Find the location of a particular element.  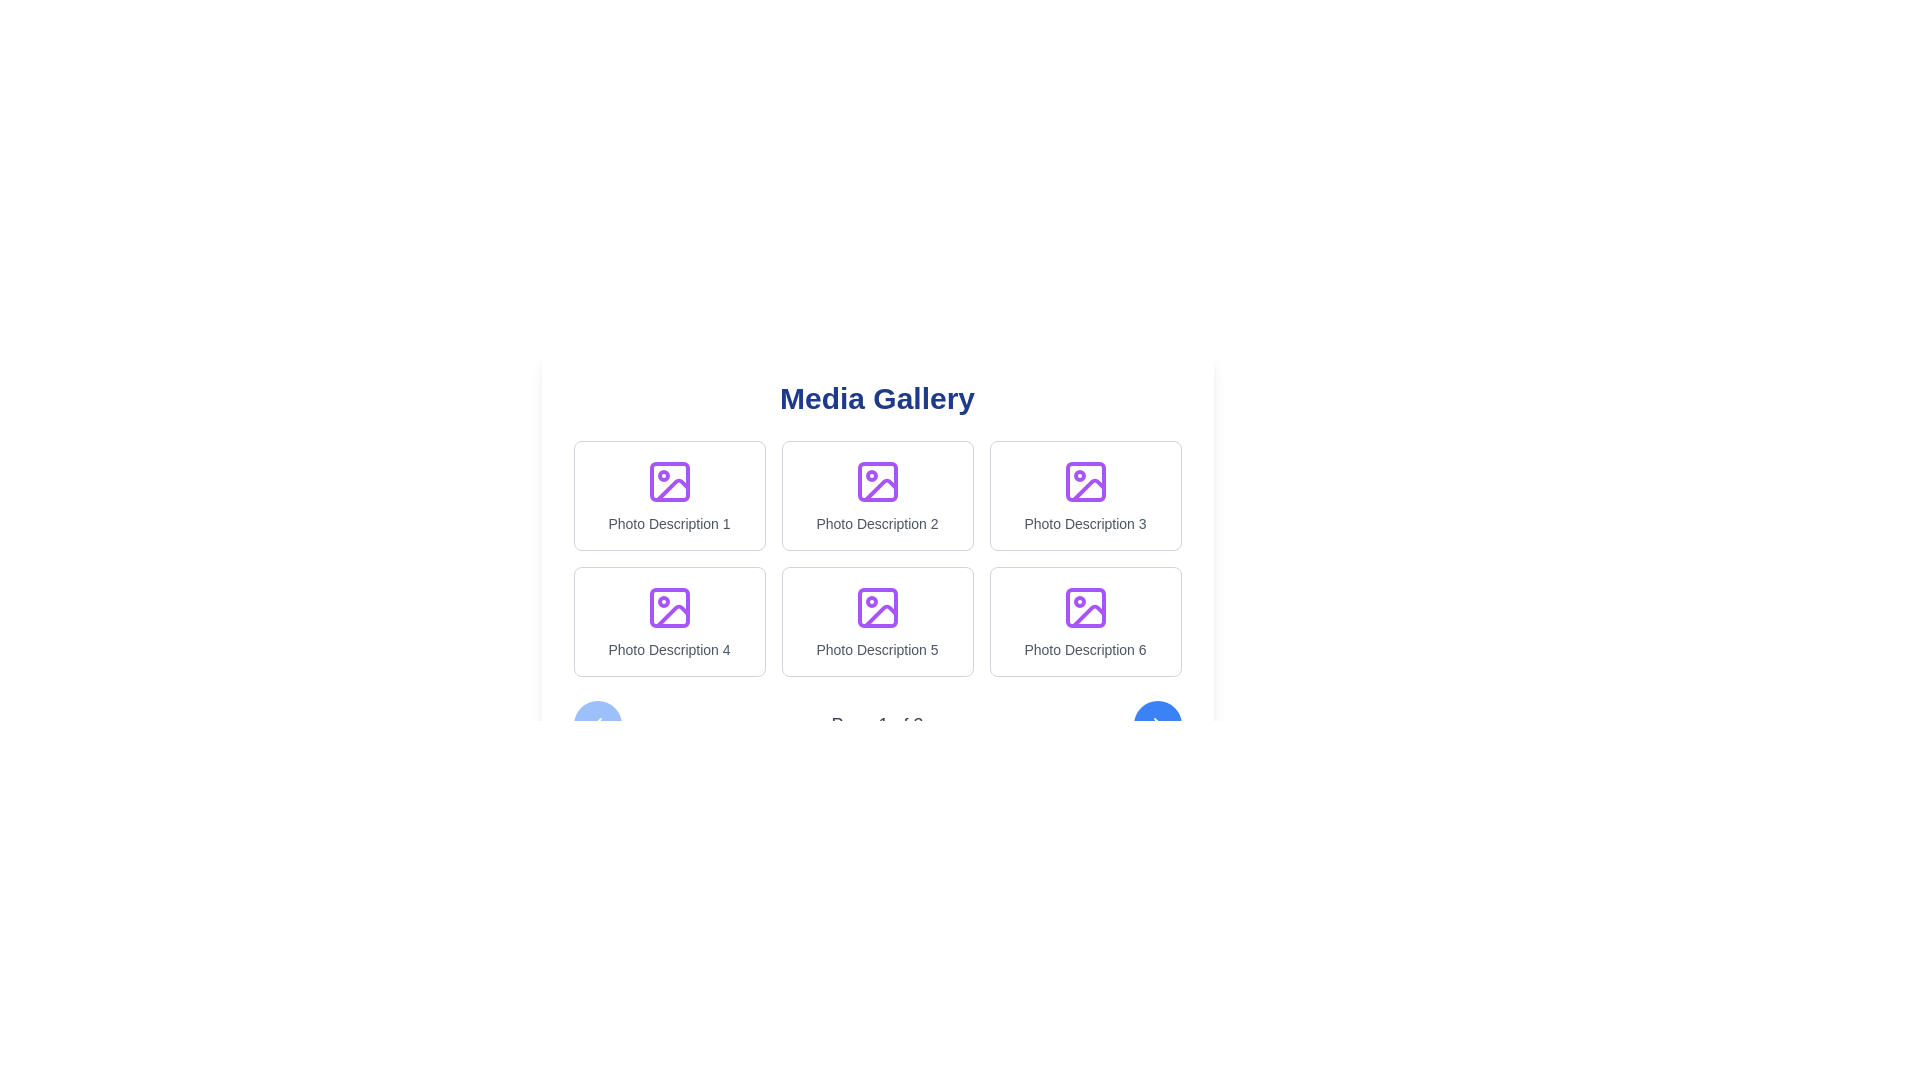

the purple image icon resembling a picture frame with a circular detail, located in the upper center of the 'Photo Description 2' card under the 'Media Gallery' title is located at coordinates (877, 482).